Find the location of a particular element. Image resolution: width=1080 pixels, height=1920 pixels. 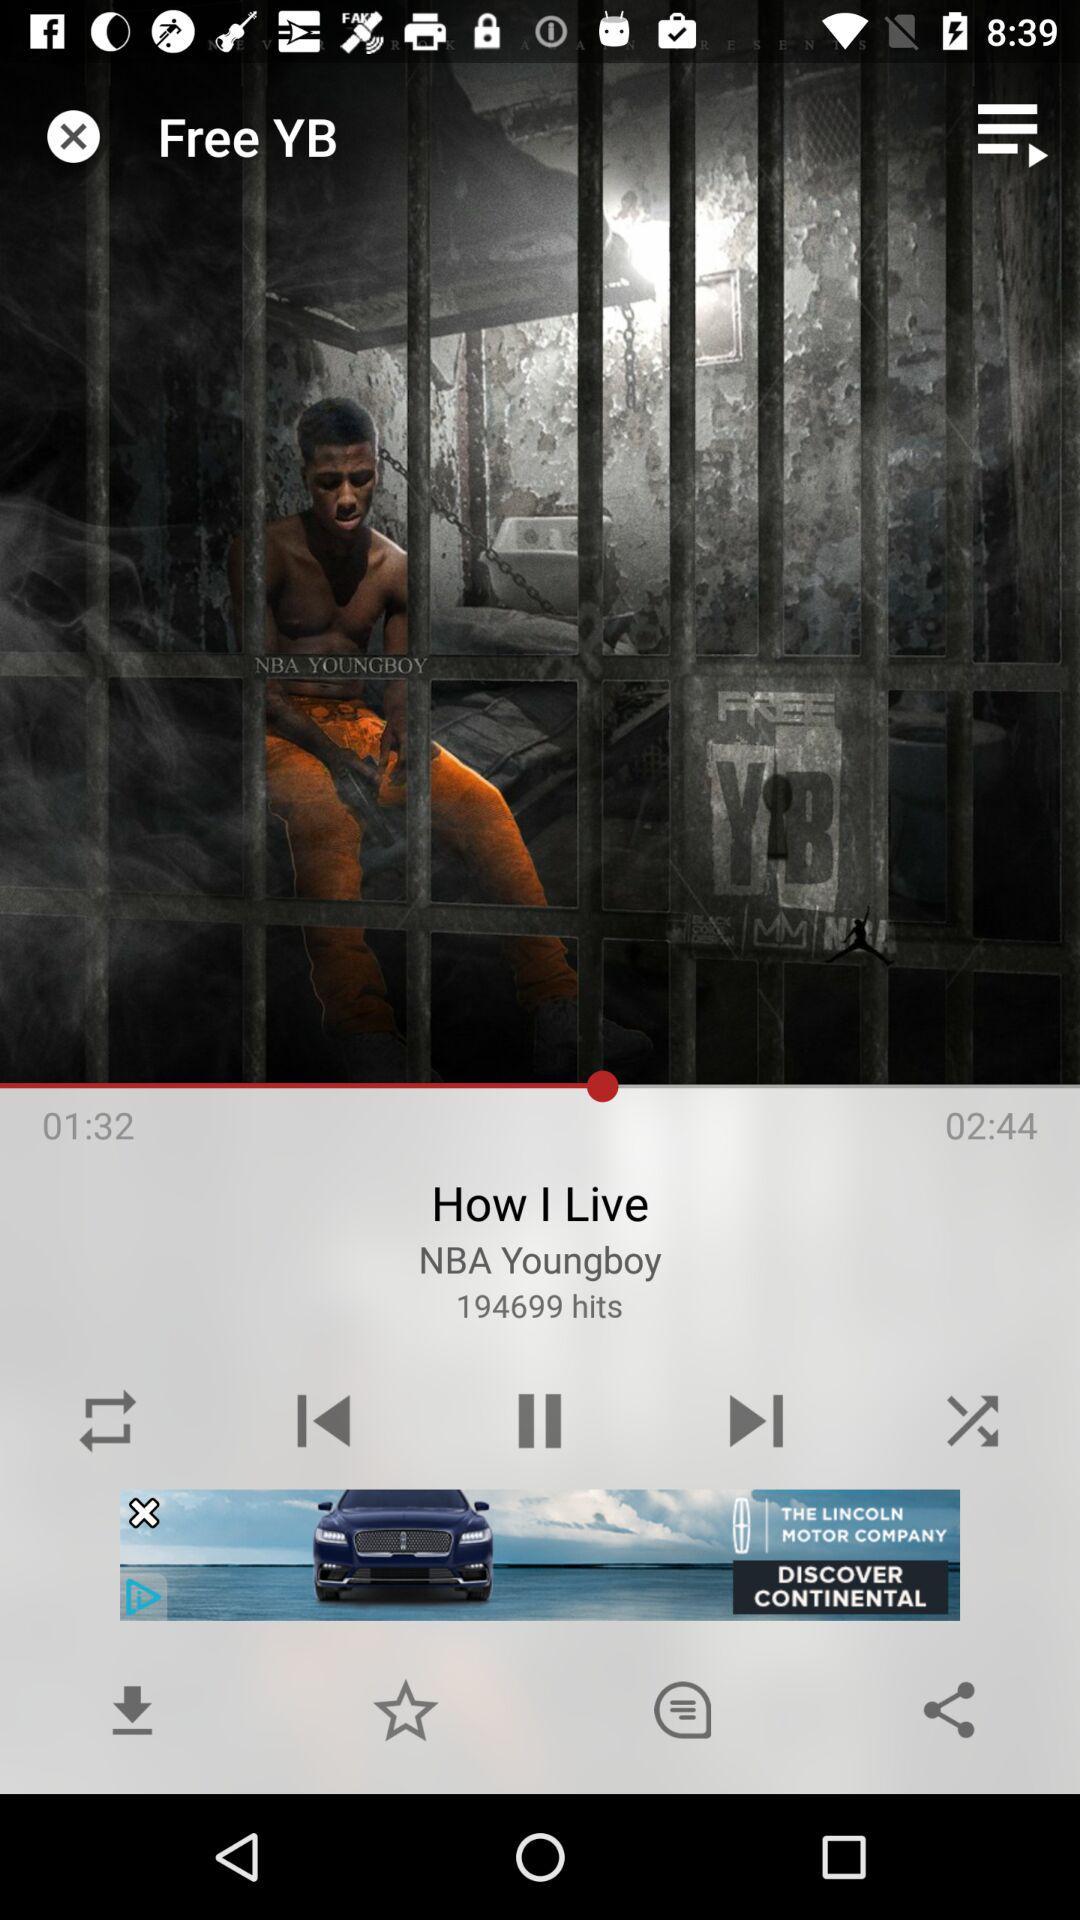

the share icon is located at coordinates (948, 1708).